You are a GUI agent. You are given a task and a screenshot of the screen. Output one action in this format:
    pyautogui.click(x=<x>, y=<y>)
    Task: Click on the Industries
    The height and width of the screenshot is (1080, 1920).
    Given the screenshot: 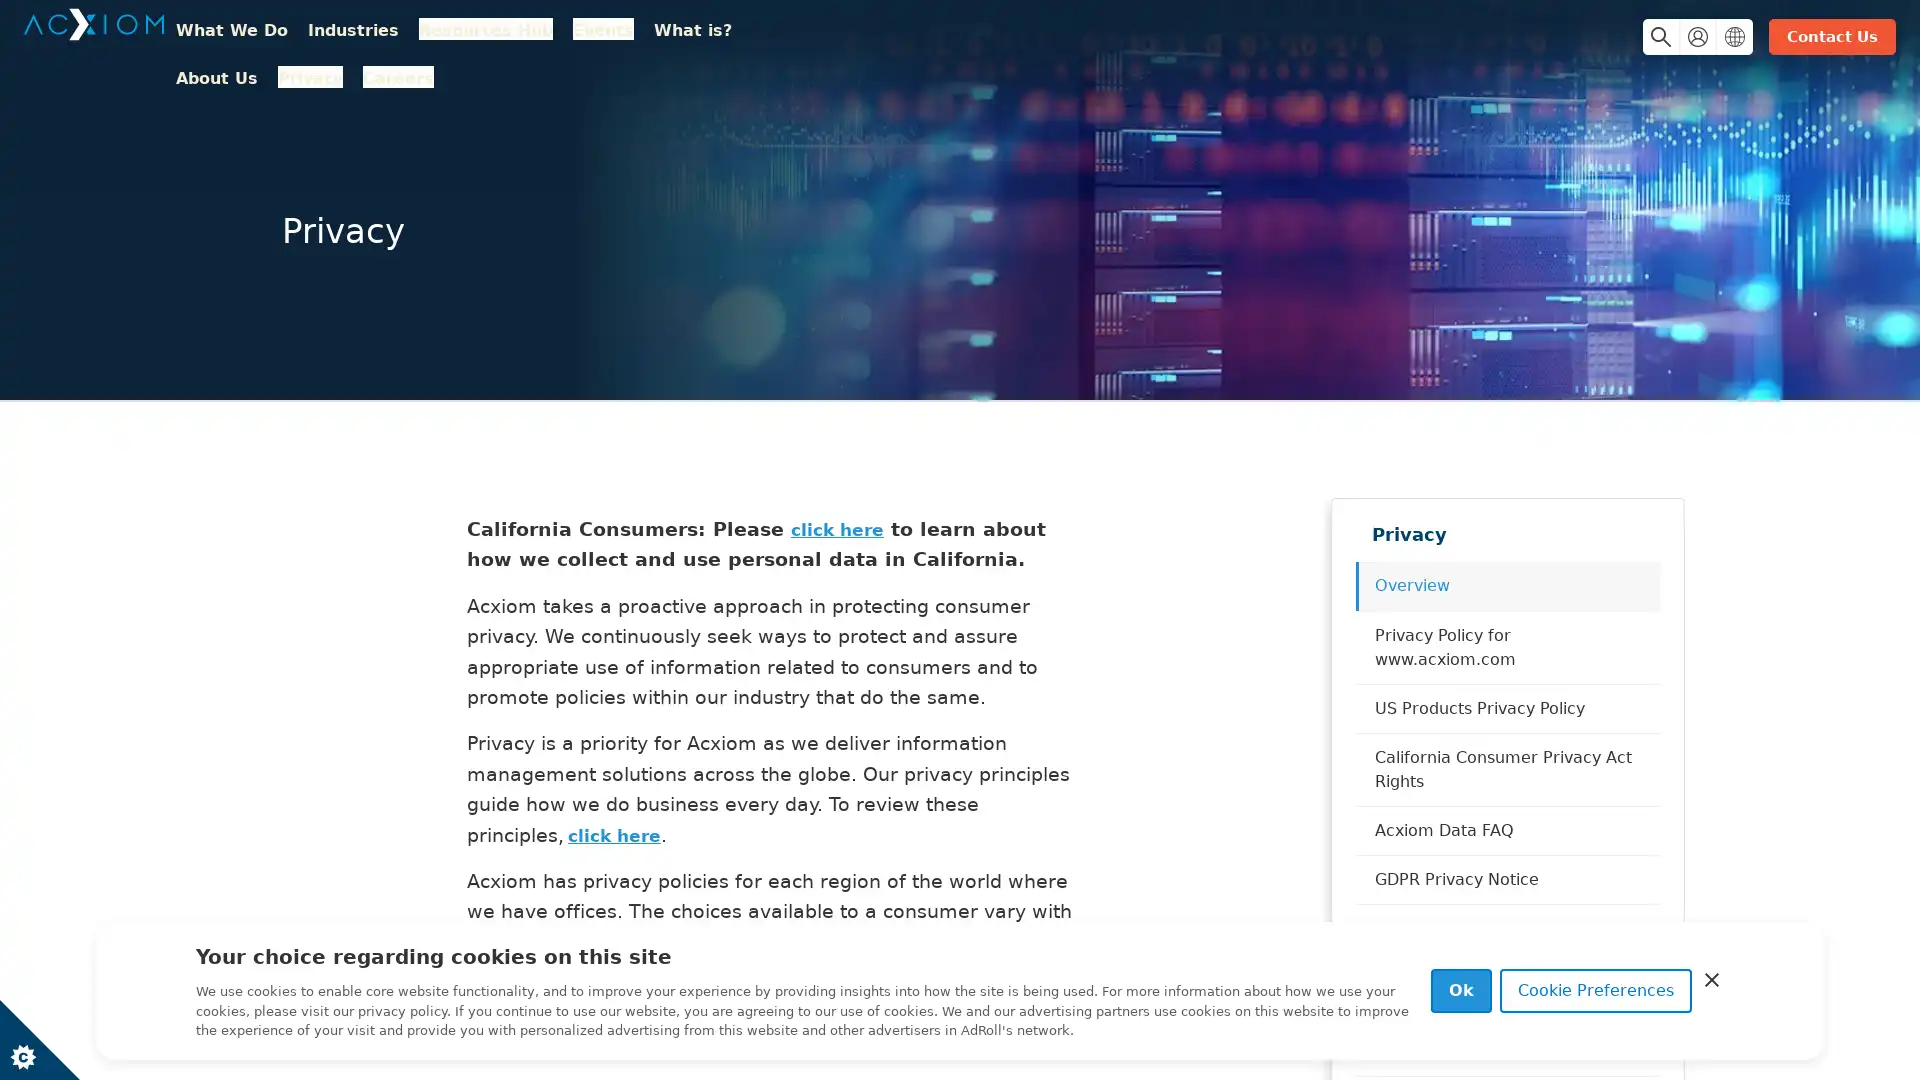 What is the action you would take?
    pyautogui.click(x=381, y=41)
    